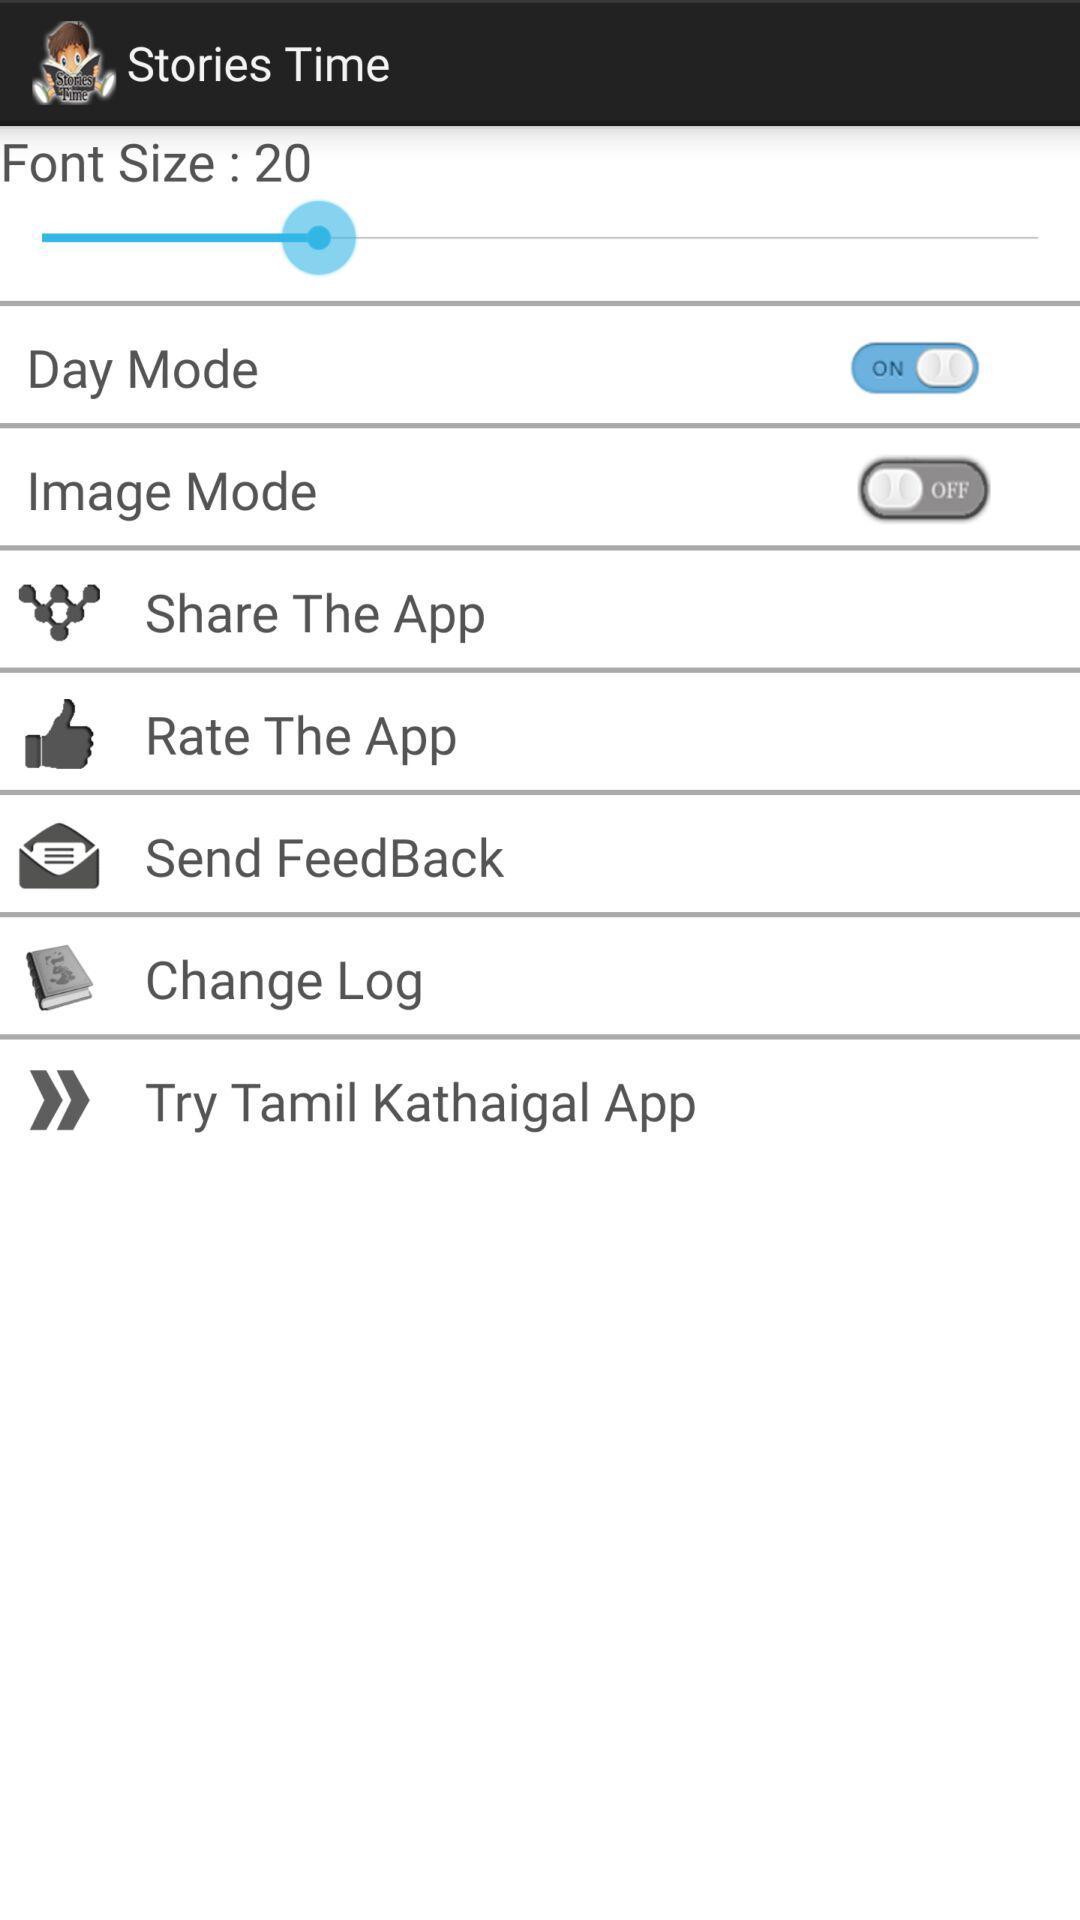 The width and height of the screenshot is (1080, 1920). What do you see at coordinates (598, 978) in the screenshot?
I see `the change log item` at bounding box center [598, 978].